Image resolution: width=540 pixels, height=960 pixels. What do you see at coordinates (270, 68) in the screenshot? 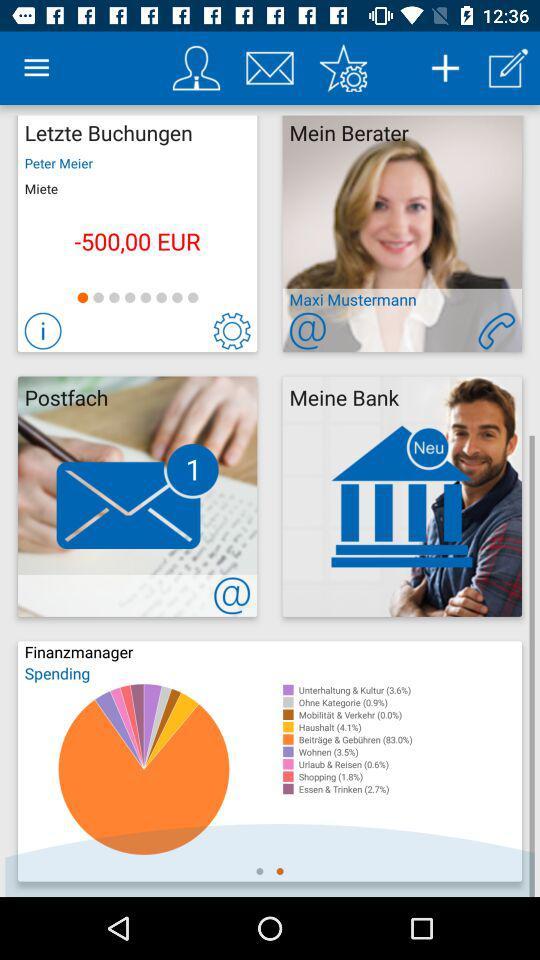
I see `open inbox` at bounding box center [270, 68].